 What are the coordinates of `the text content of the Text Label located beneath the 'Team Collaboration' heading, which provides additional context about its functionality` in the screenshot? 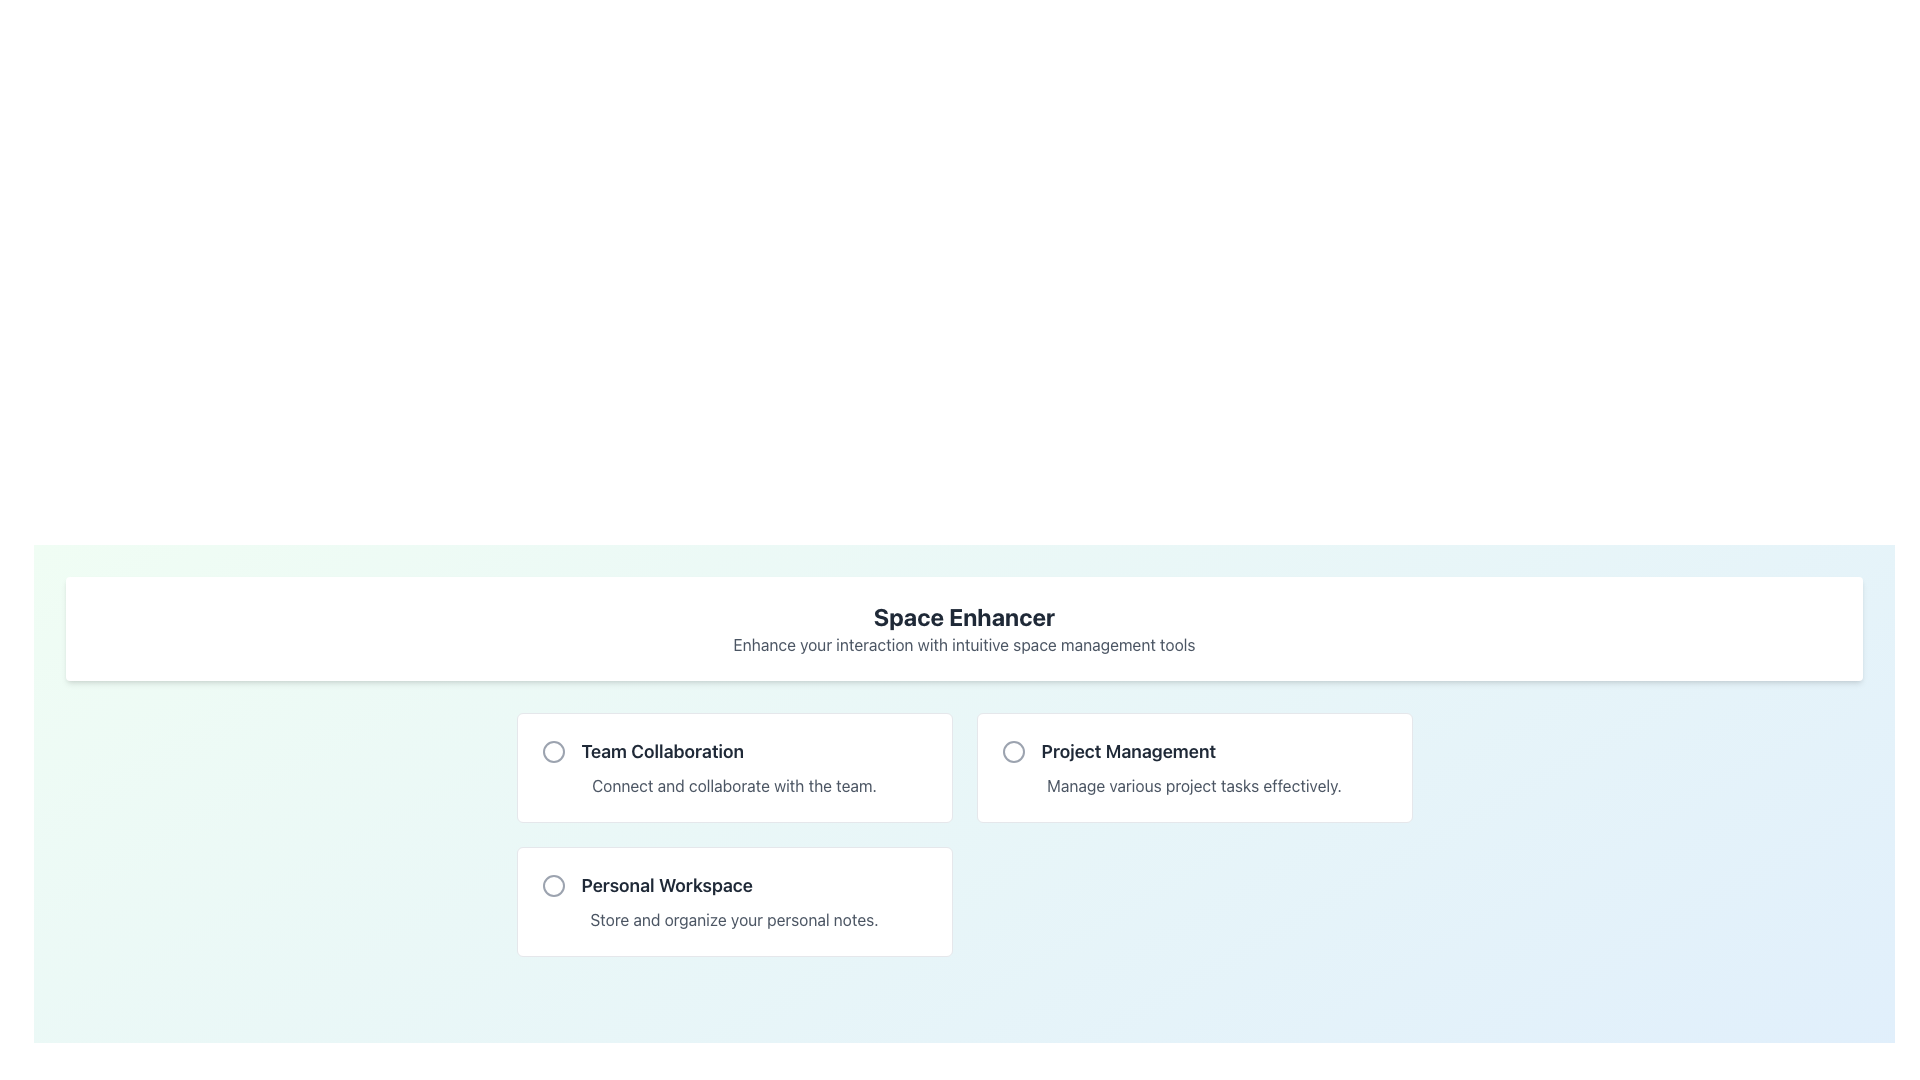 It's located at (733, 785).